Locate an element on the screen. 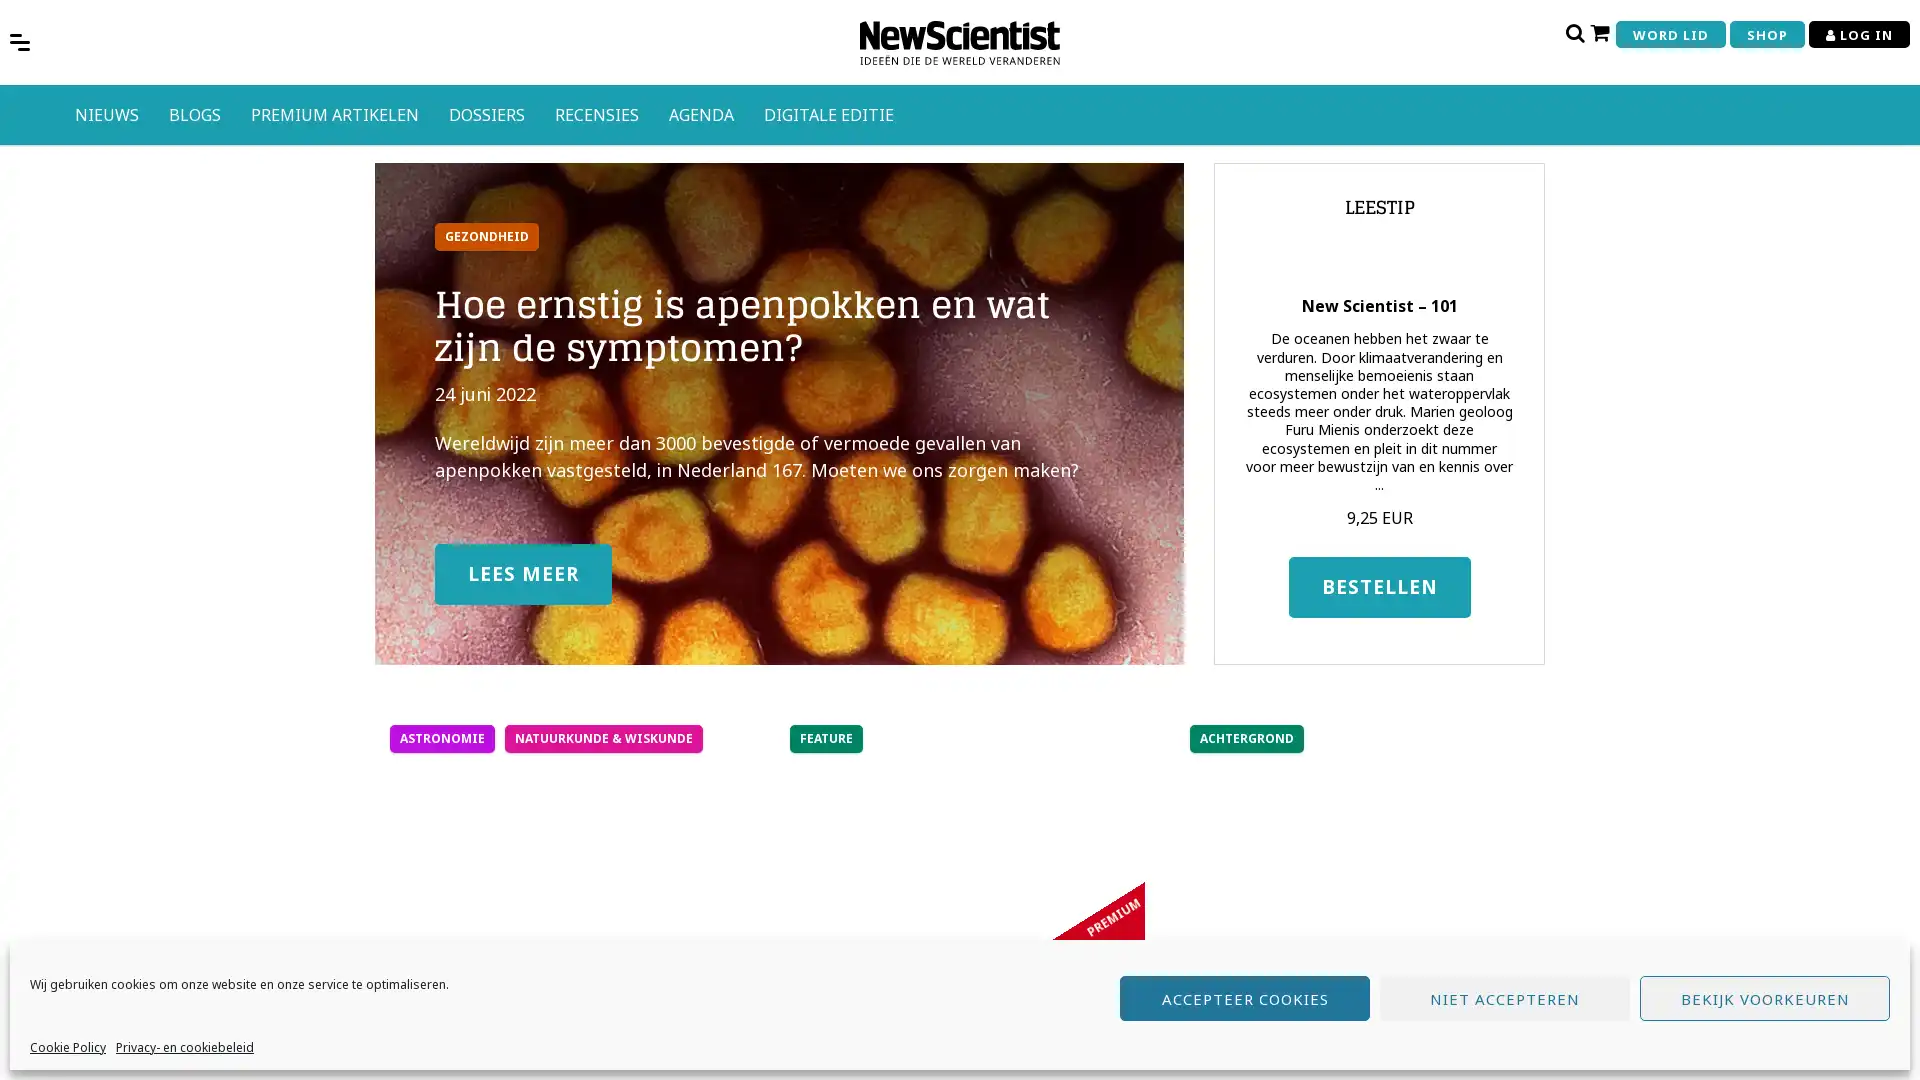  ACCEPTEER COOKIES is located at coordinates (1243, 998).